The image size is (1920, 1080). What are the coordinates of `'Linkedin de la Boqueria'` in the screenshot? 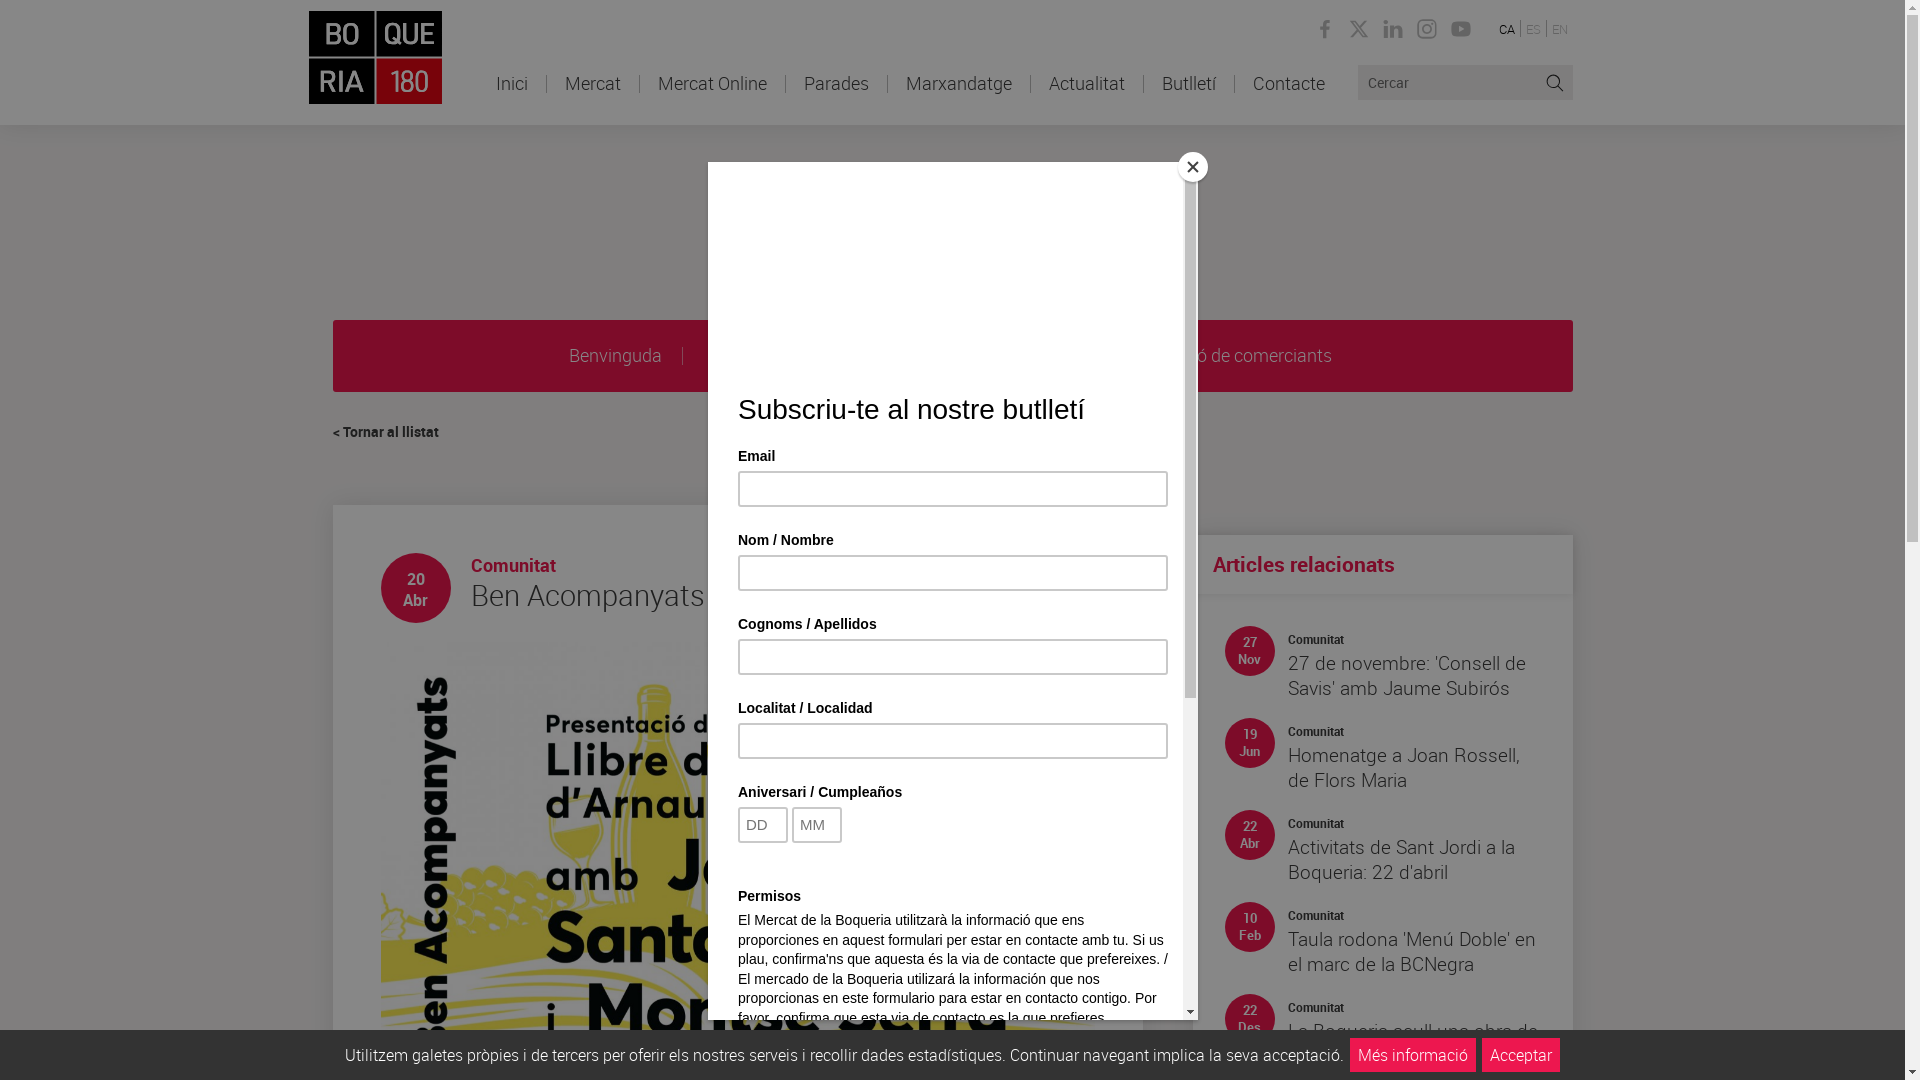 It's located at (1391, 31).